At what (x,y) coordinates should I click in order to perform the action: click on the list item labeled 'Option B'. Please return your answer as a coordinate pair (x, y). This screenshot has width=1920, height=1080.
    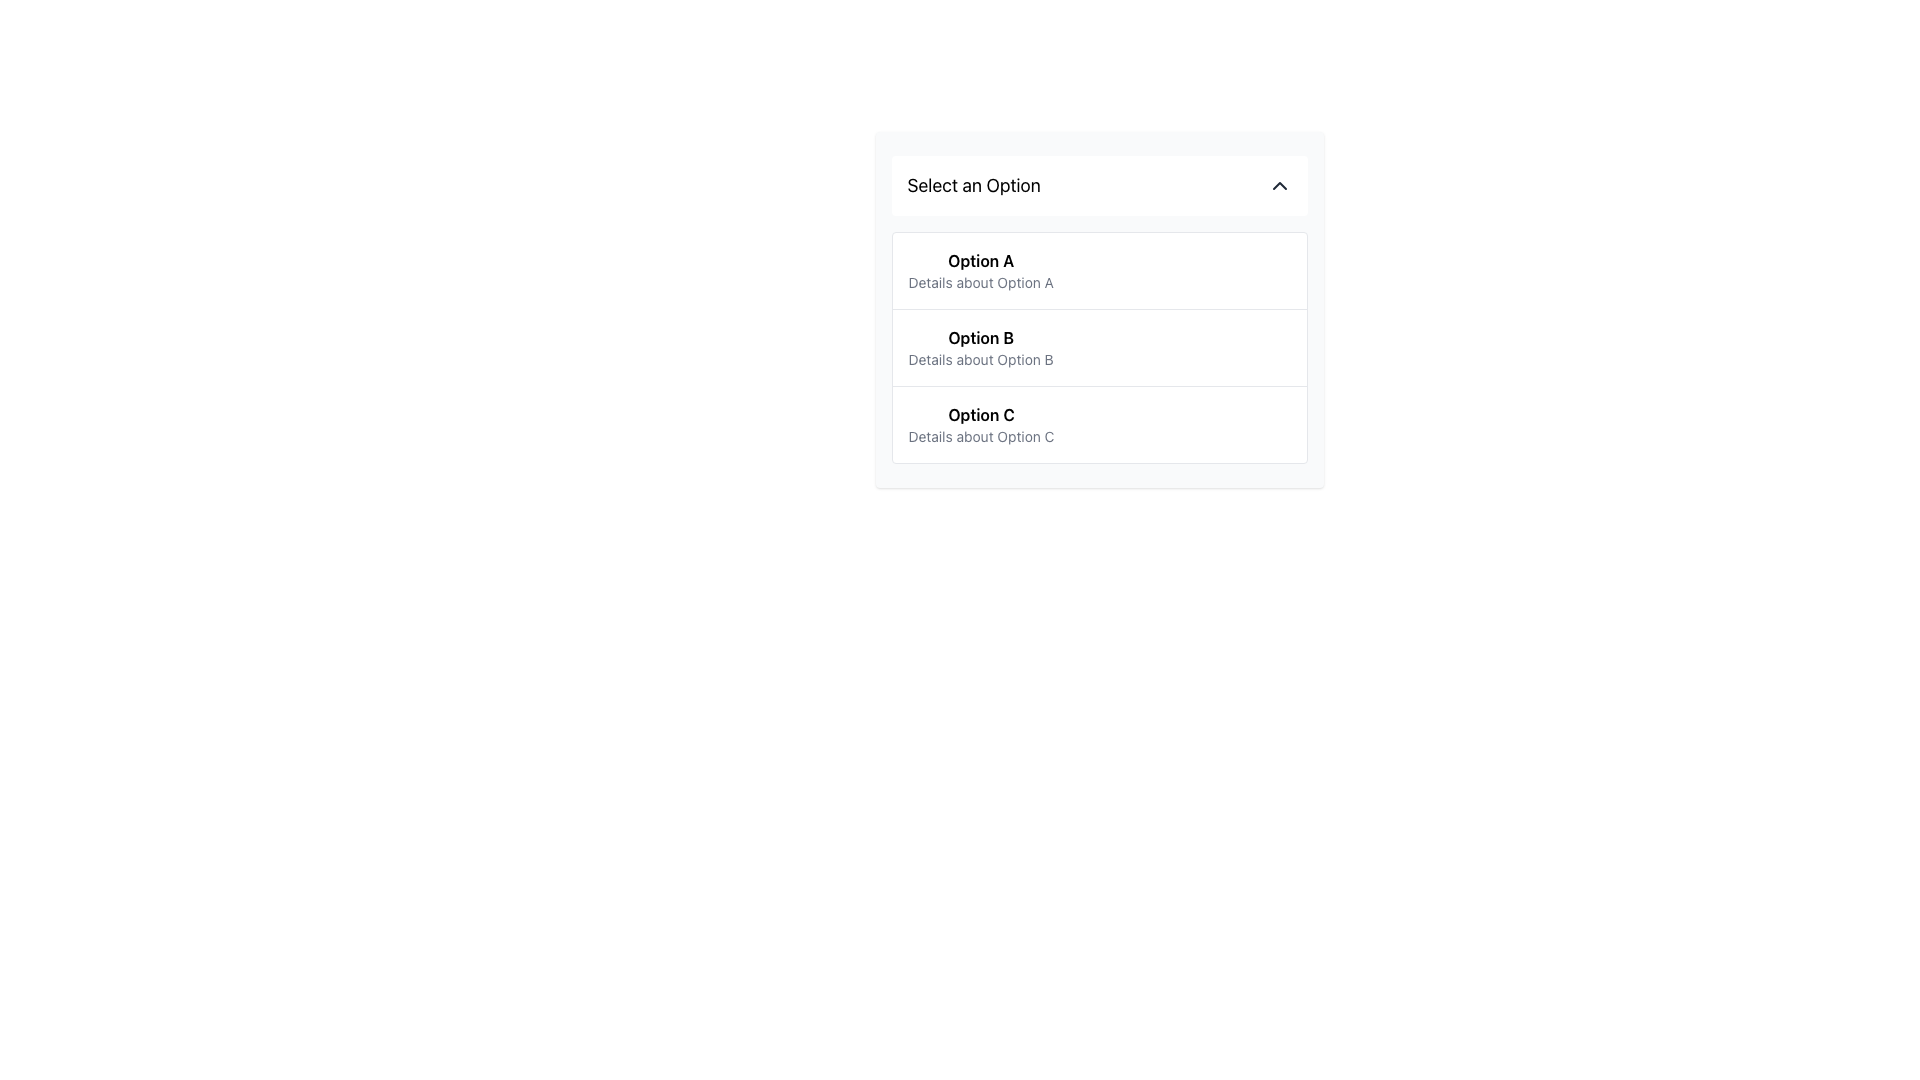
    Looking at the image, I should click on (1098, 346).